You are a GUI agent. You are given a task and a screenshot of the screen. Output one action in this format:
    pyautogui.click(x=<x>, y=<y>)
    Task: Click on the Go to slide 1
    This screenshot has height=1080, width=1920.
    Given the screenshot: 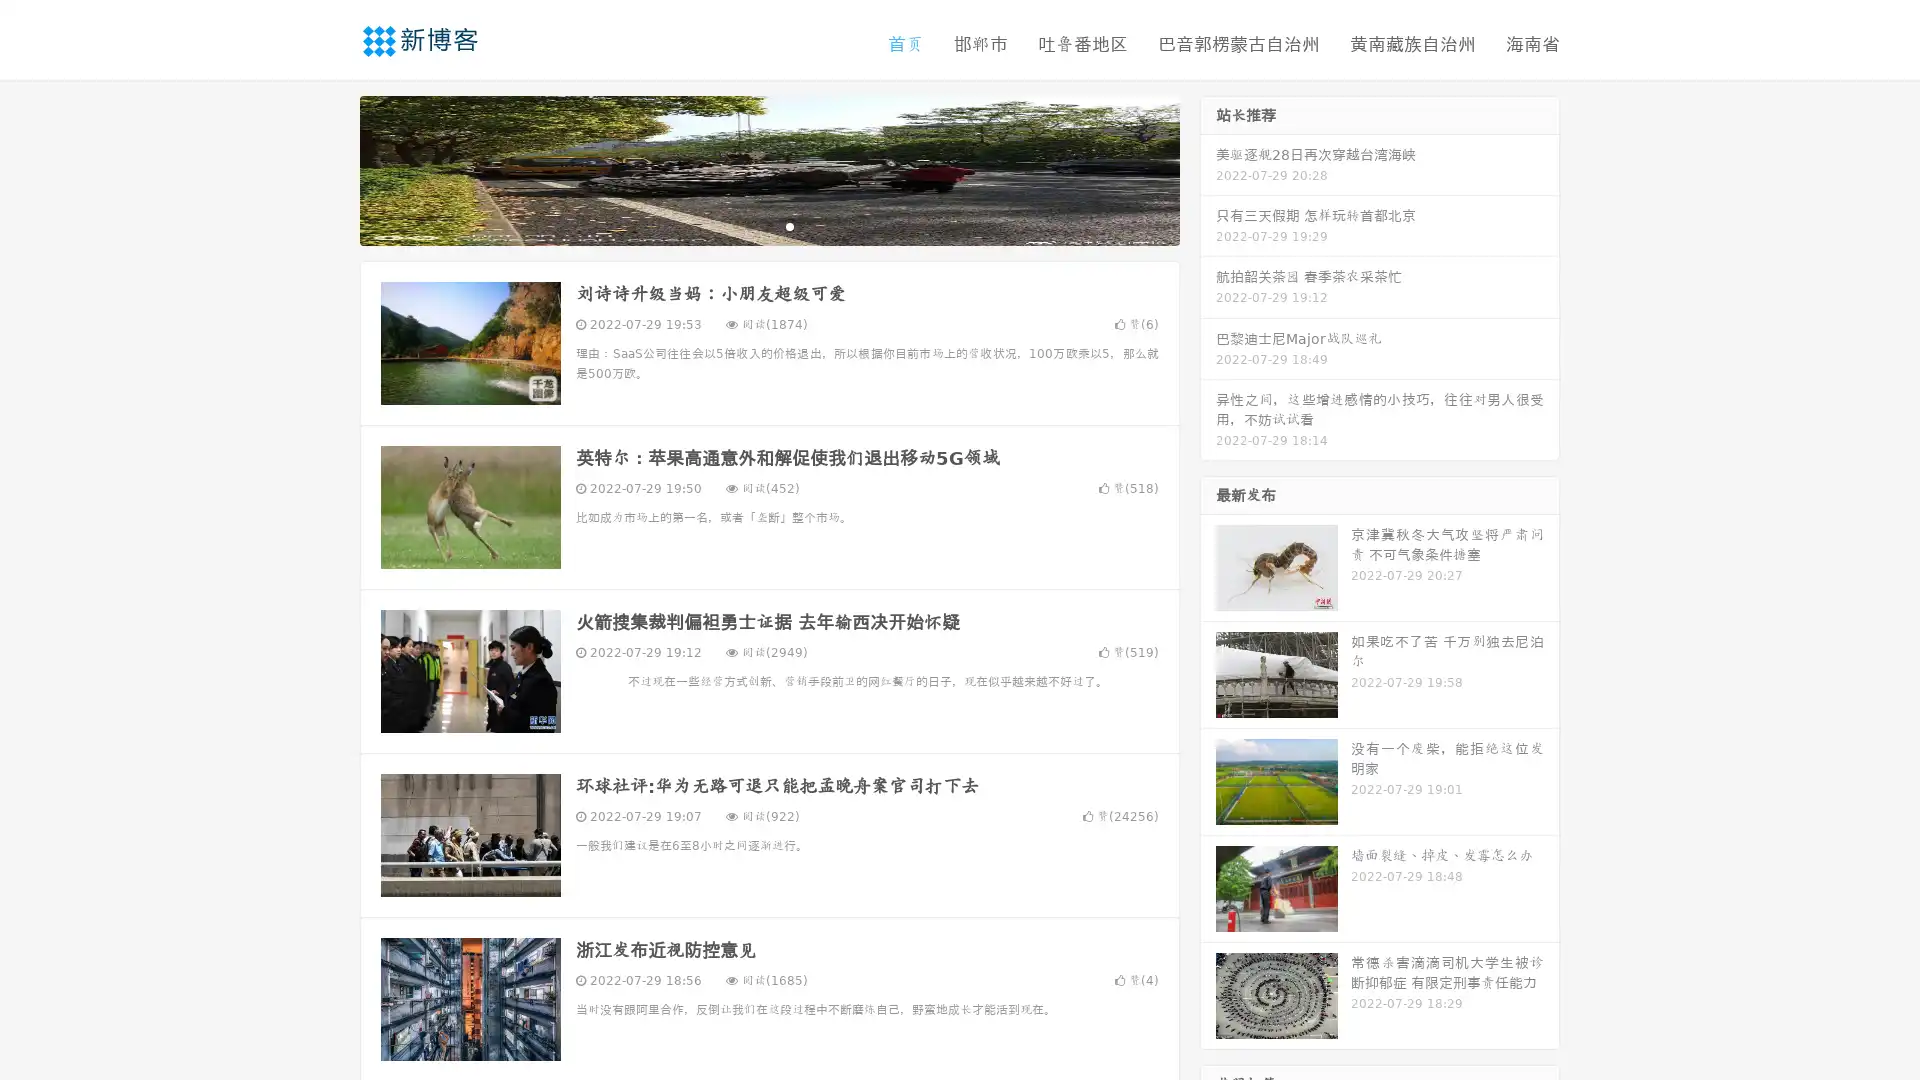 What is the action you would take?
    pyautogui.click(x=748, y=225)
    